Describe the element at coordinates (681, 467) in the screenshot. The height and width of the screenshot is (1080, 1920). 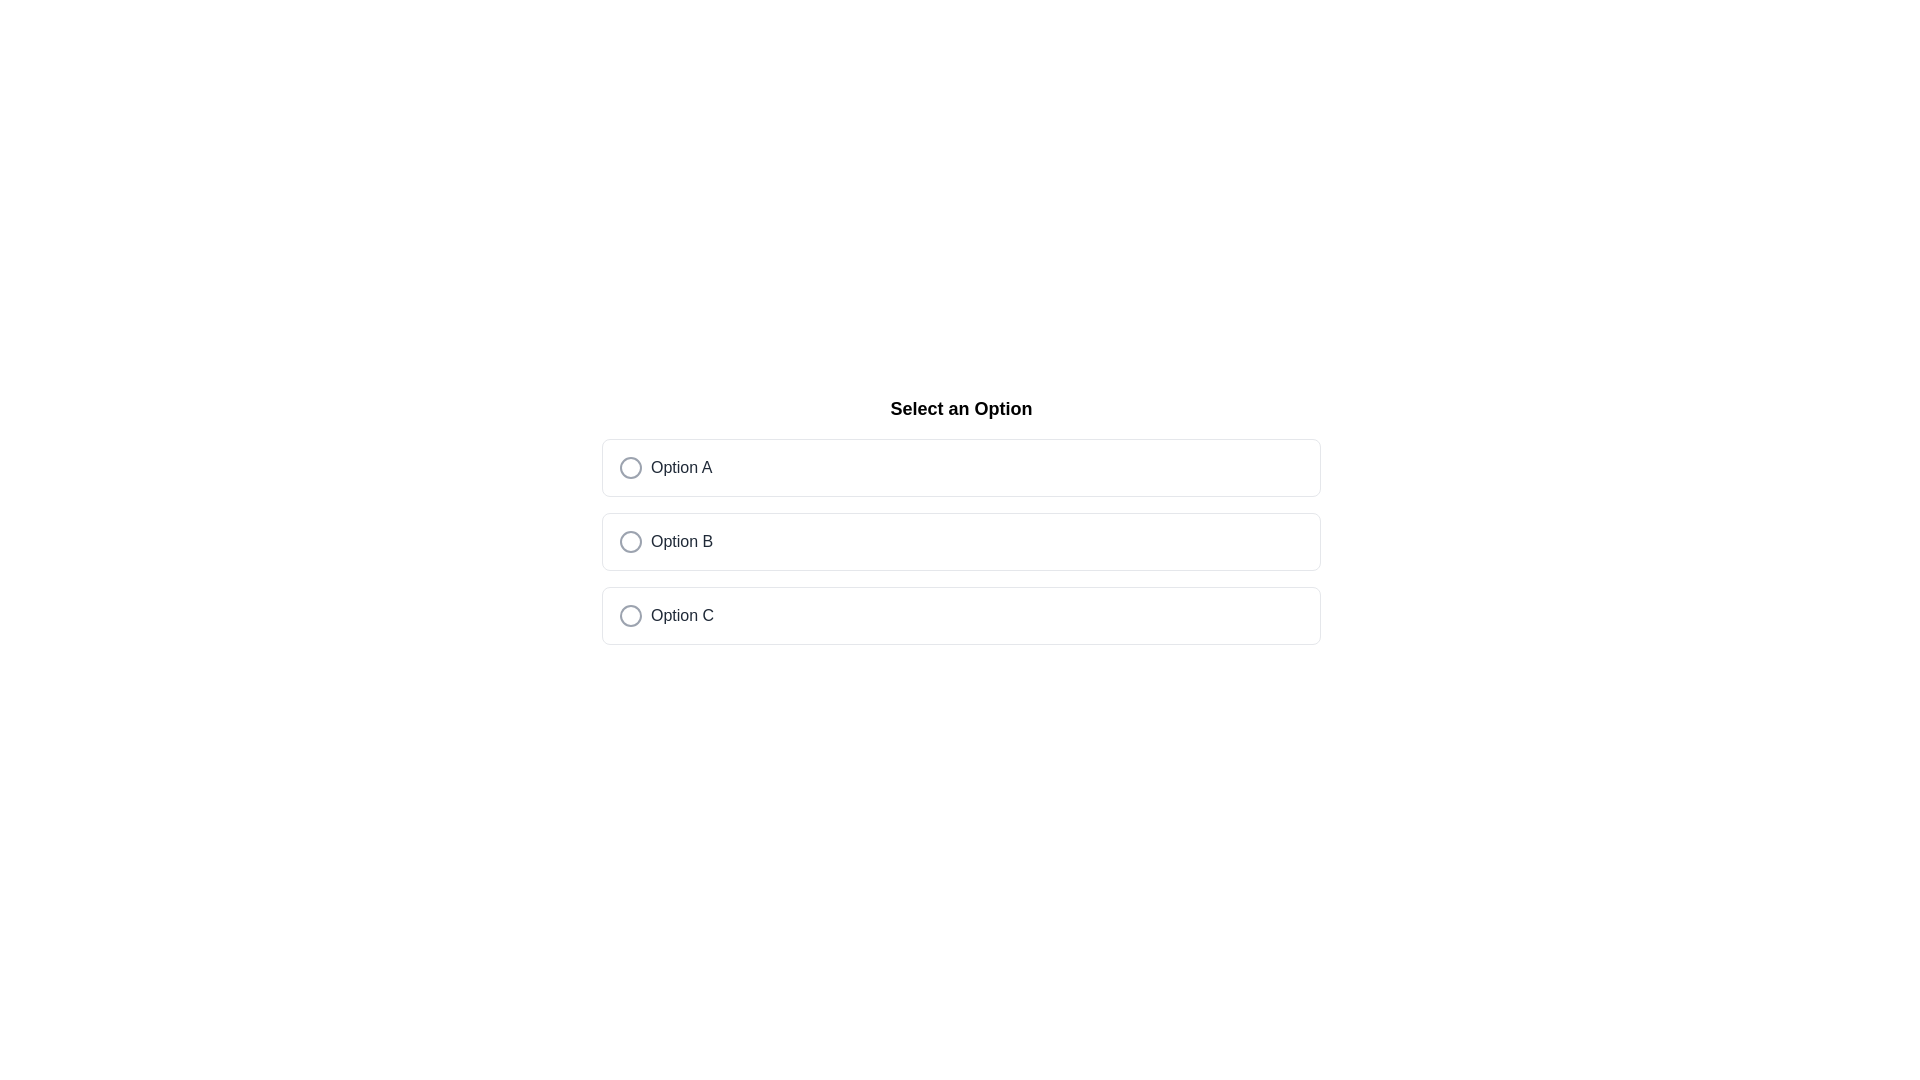
I see `the static text label that describes 'Option A', which is positioned as the first label in a grouped list of radio buttons` at that location.